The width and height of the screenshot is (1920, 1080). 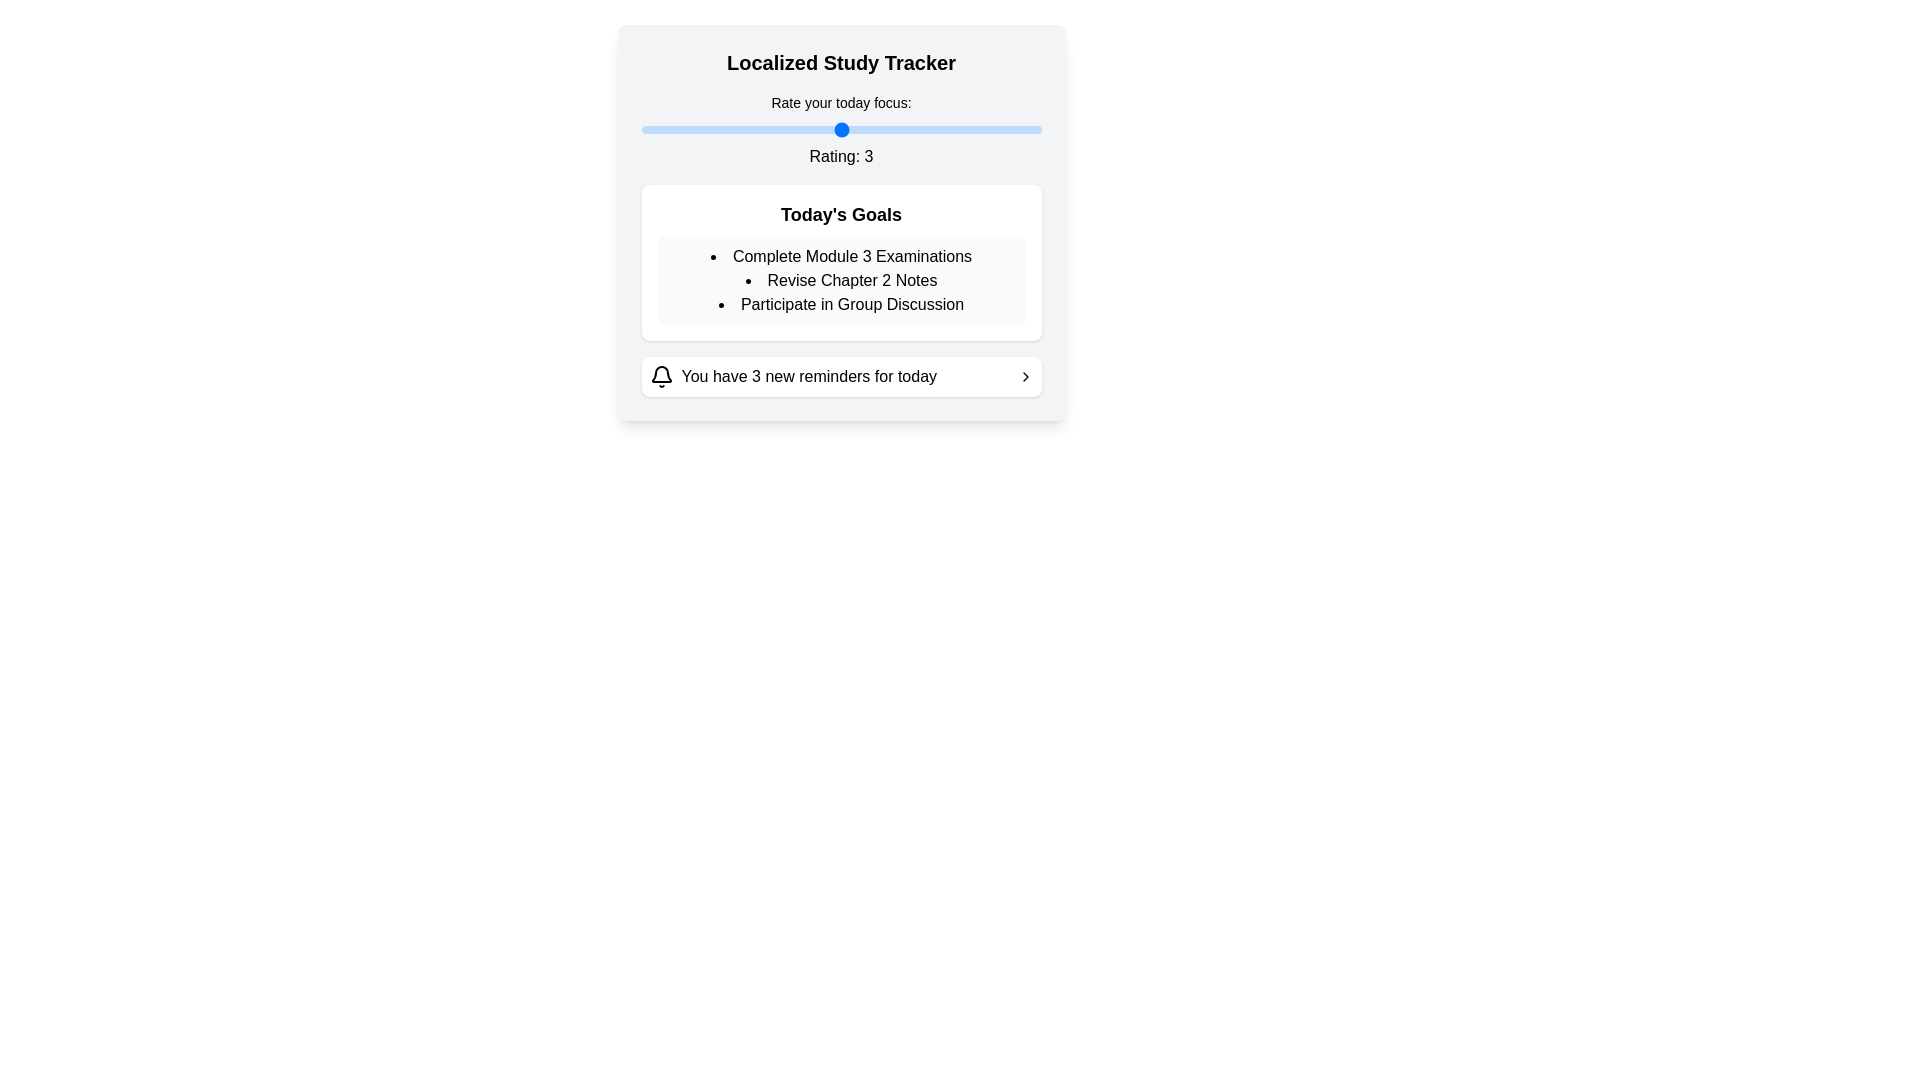 What do you see at coordinates (841, 304) in the screenshot?
I see `the text 'Participate in Group Discussion' which is the third item in the bullet point list under 'Today's Goals'` at bounding box center [841, 304].